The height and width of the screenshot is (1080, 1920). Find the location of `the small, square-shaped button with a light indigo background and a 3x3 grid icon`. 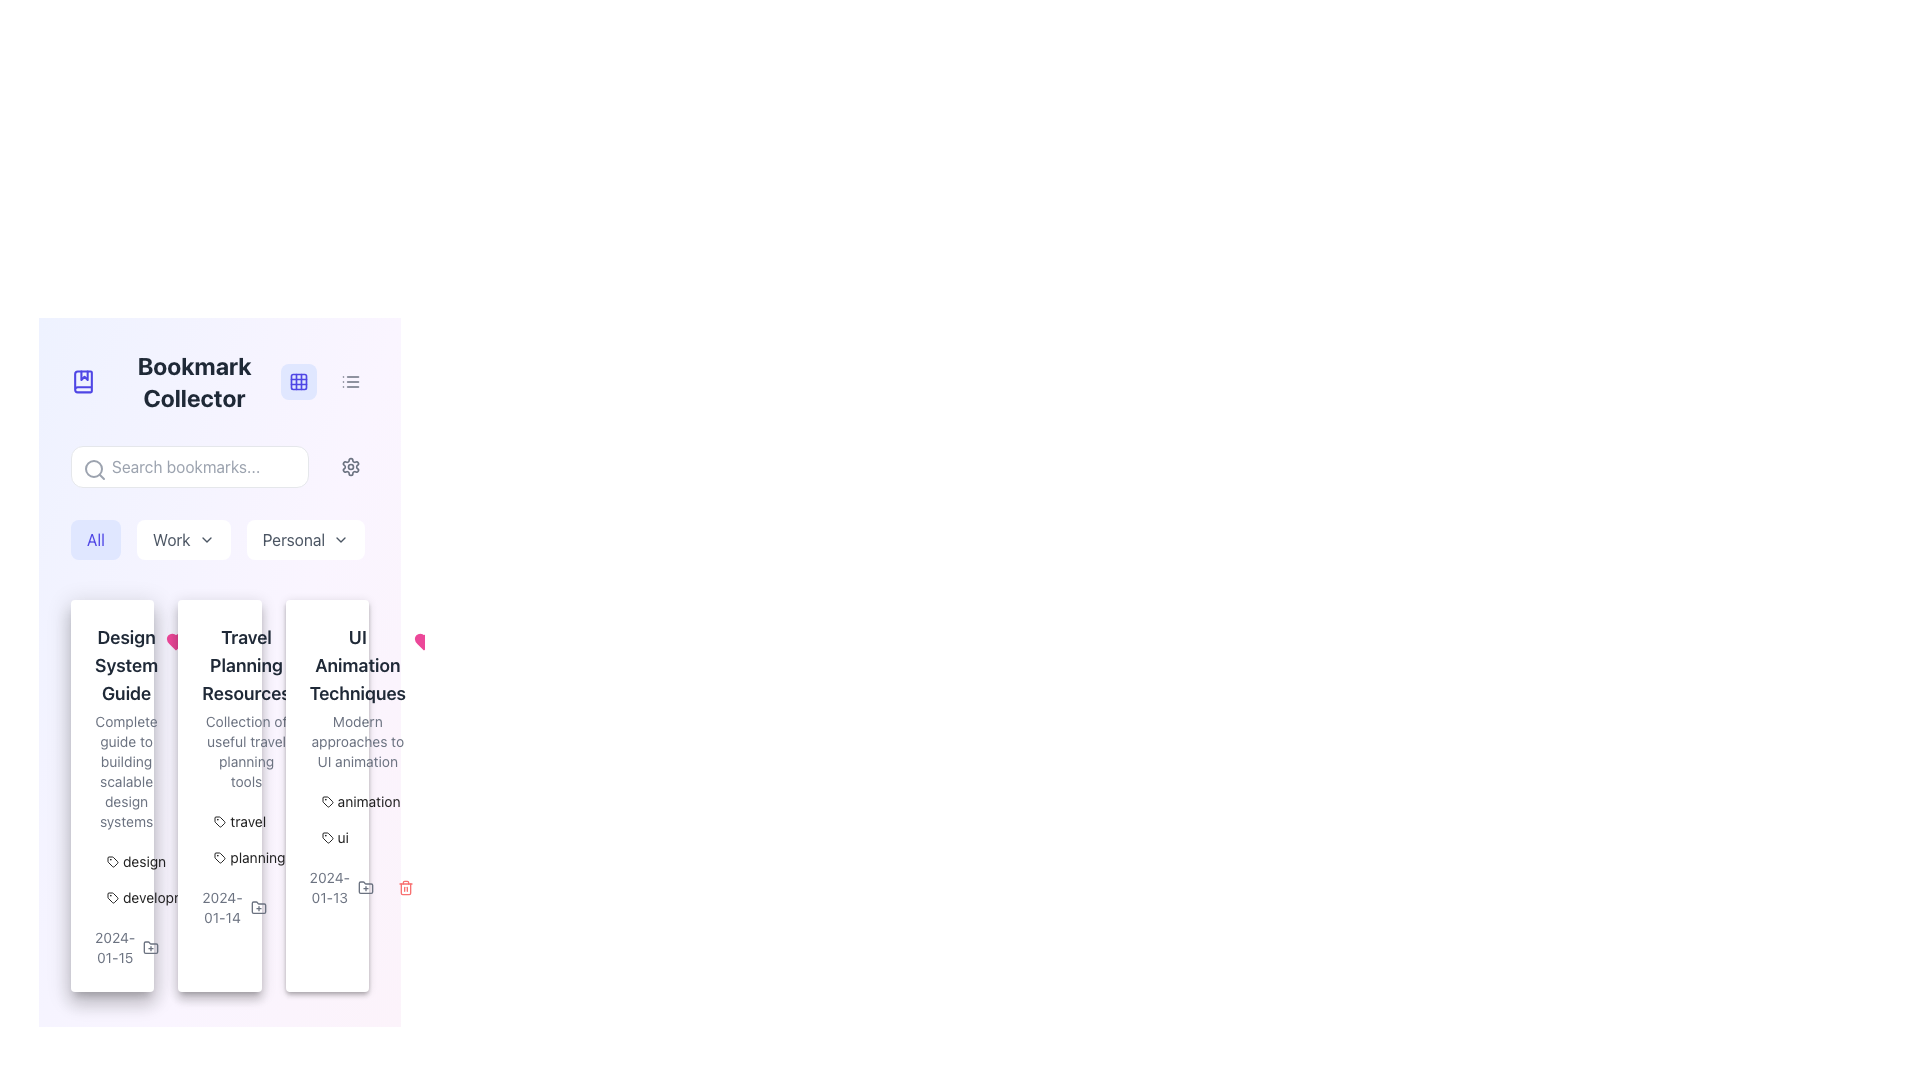

the small, square-shaped button with a light indigo background and a 3x3 grid icon is located at coordinates (297, 381).